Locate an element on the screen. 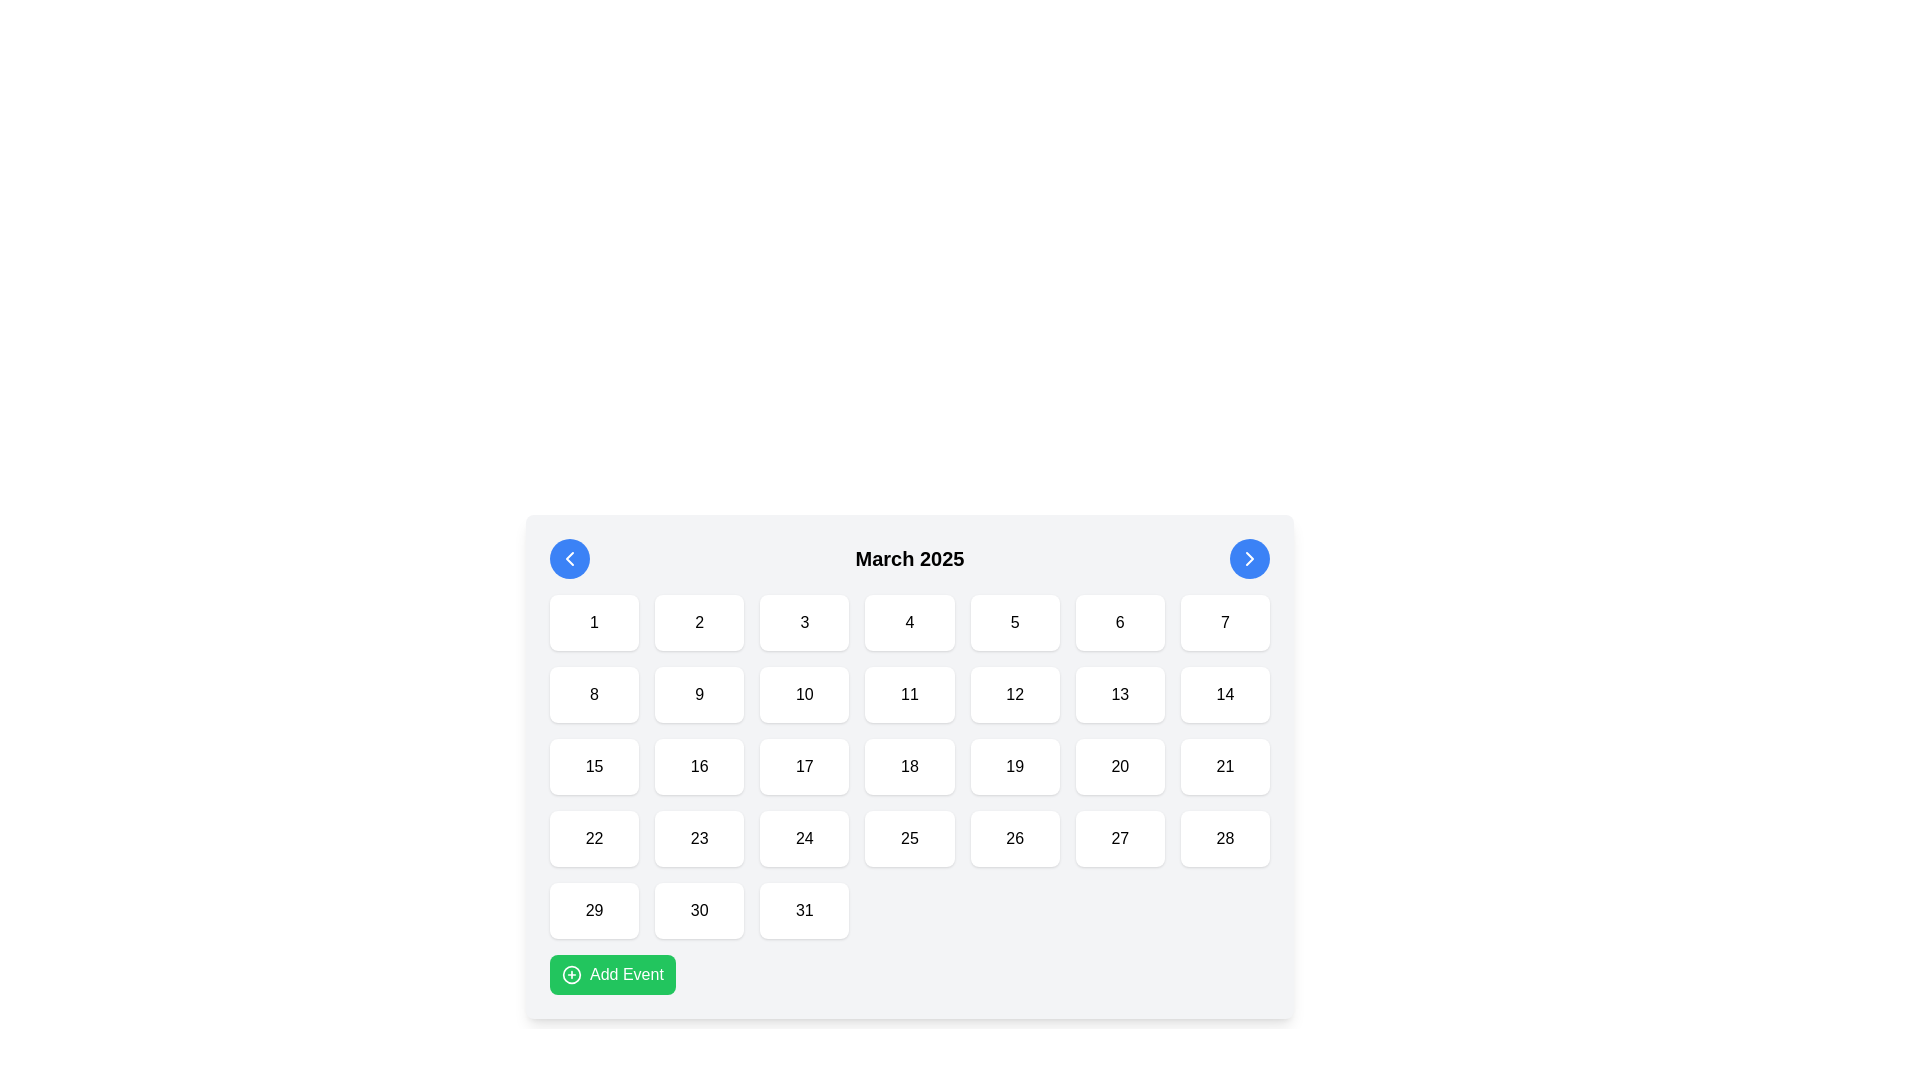 The image size is (1920, 1080). the calendar date selector displaying the number '27' in a bold, black font, located under the header 'March 2025' in the fifth row and sixth column of the grid is located at coordinates (1120, 839).